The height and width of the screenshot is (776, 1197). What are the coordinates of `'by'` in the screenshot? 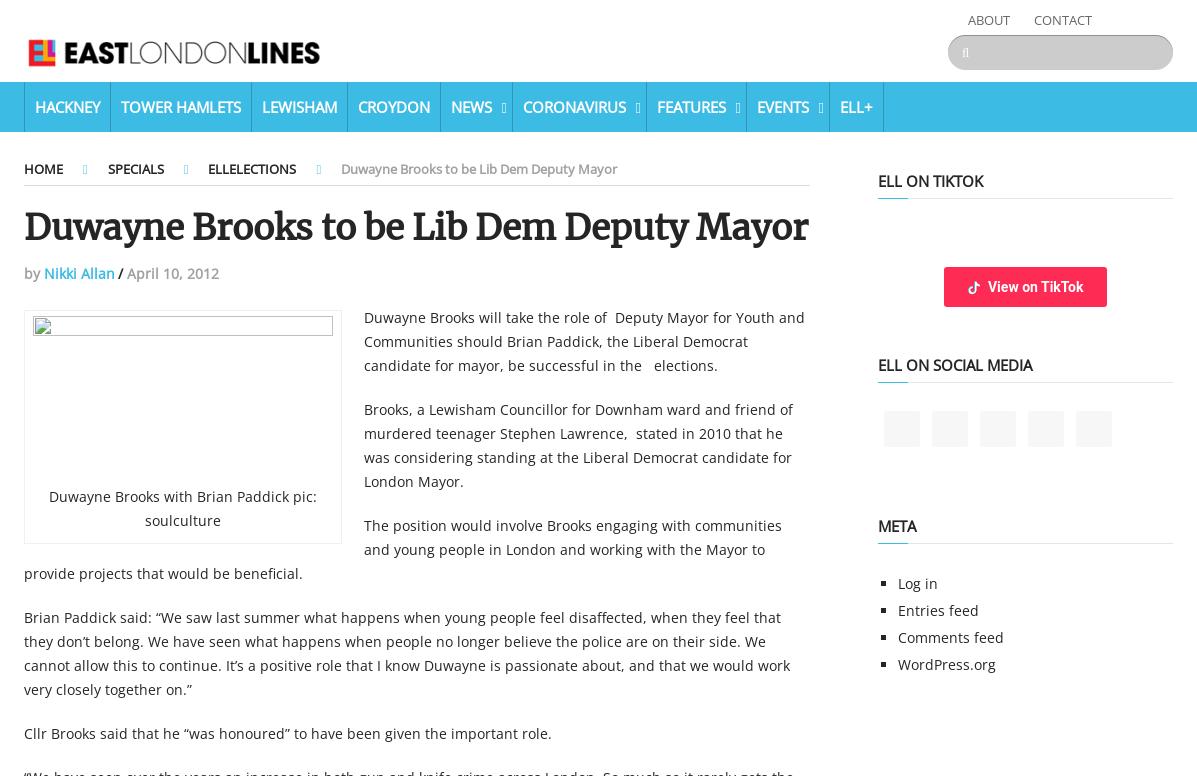 It's located at (33, 271).